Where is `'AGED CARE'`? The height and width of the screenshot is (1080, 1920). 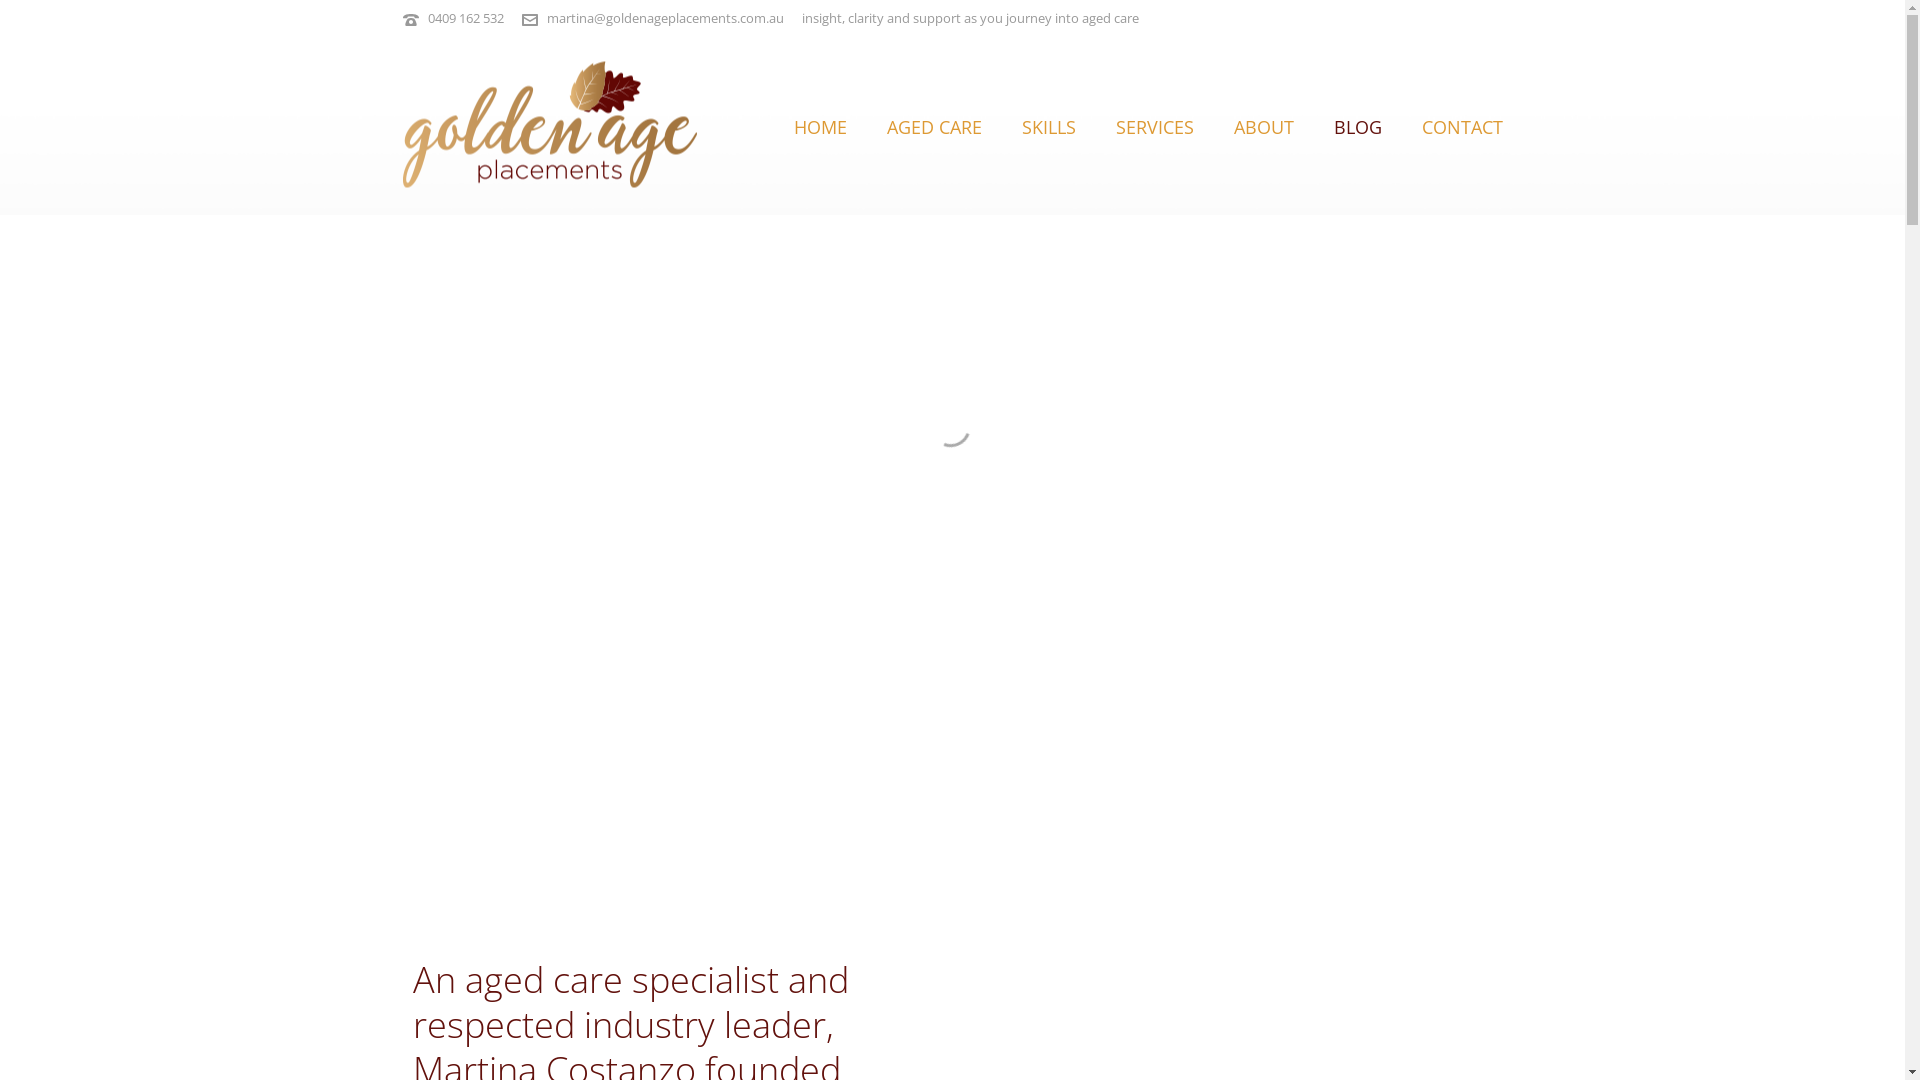
'AGED CARE' is located at coordinates (932, 124).